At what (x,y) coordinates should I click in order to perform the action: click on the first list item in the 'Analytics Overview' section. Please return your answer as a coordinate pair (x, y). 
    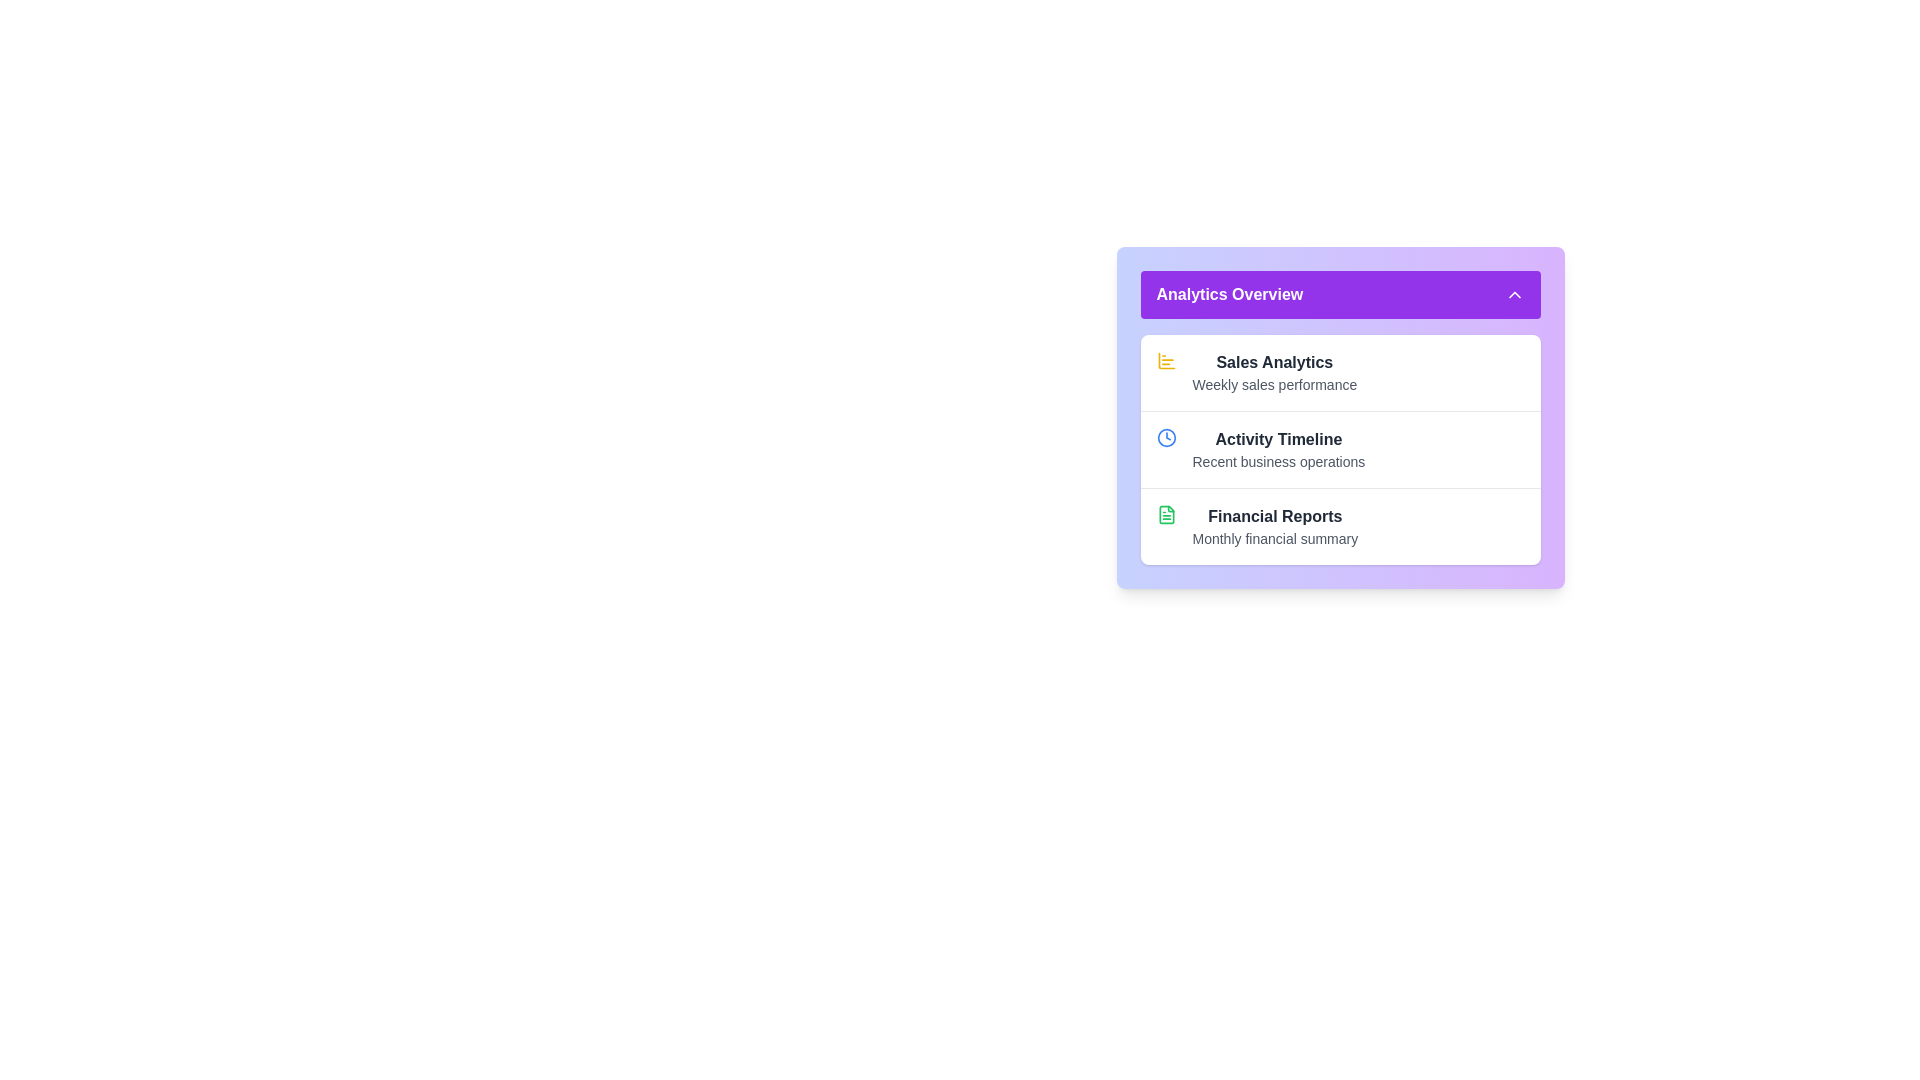
    Looking at the image, I should click on (1340, 373).